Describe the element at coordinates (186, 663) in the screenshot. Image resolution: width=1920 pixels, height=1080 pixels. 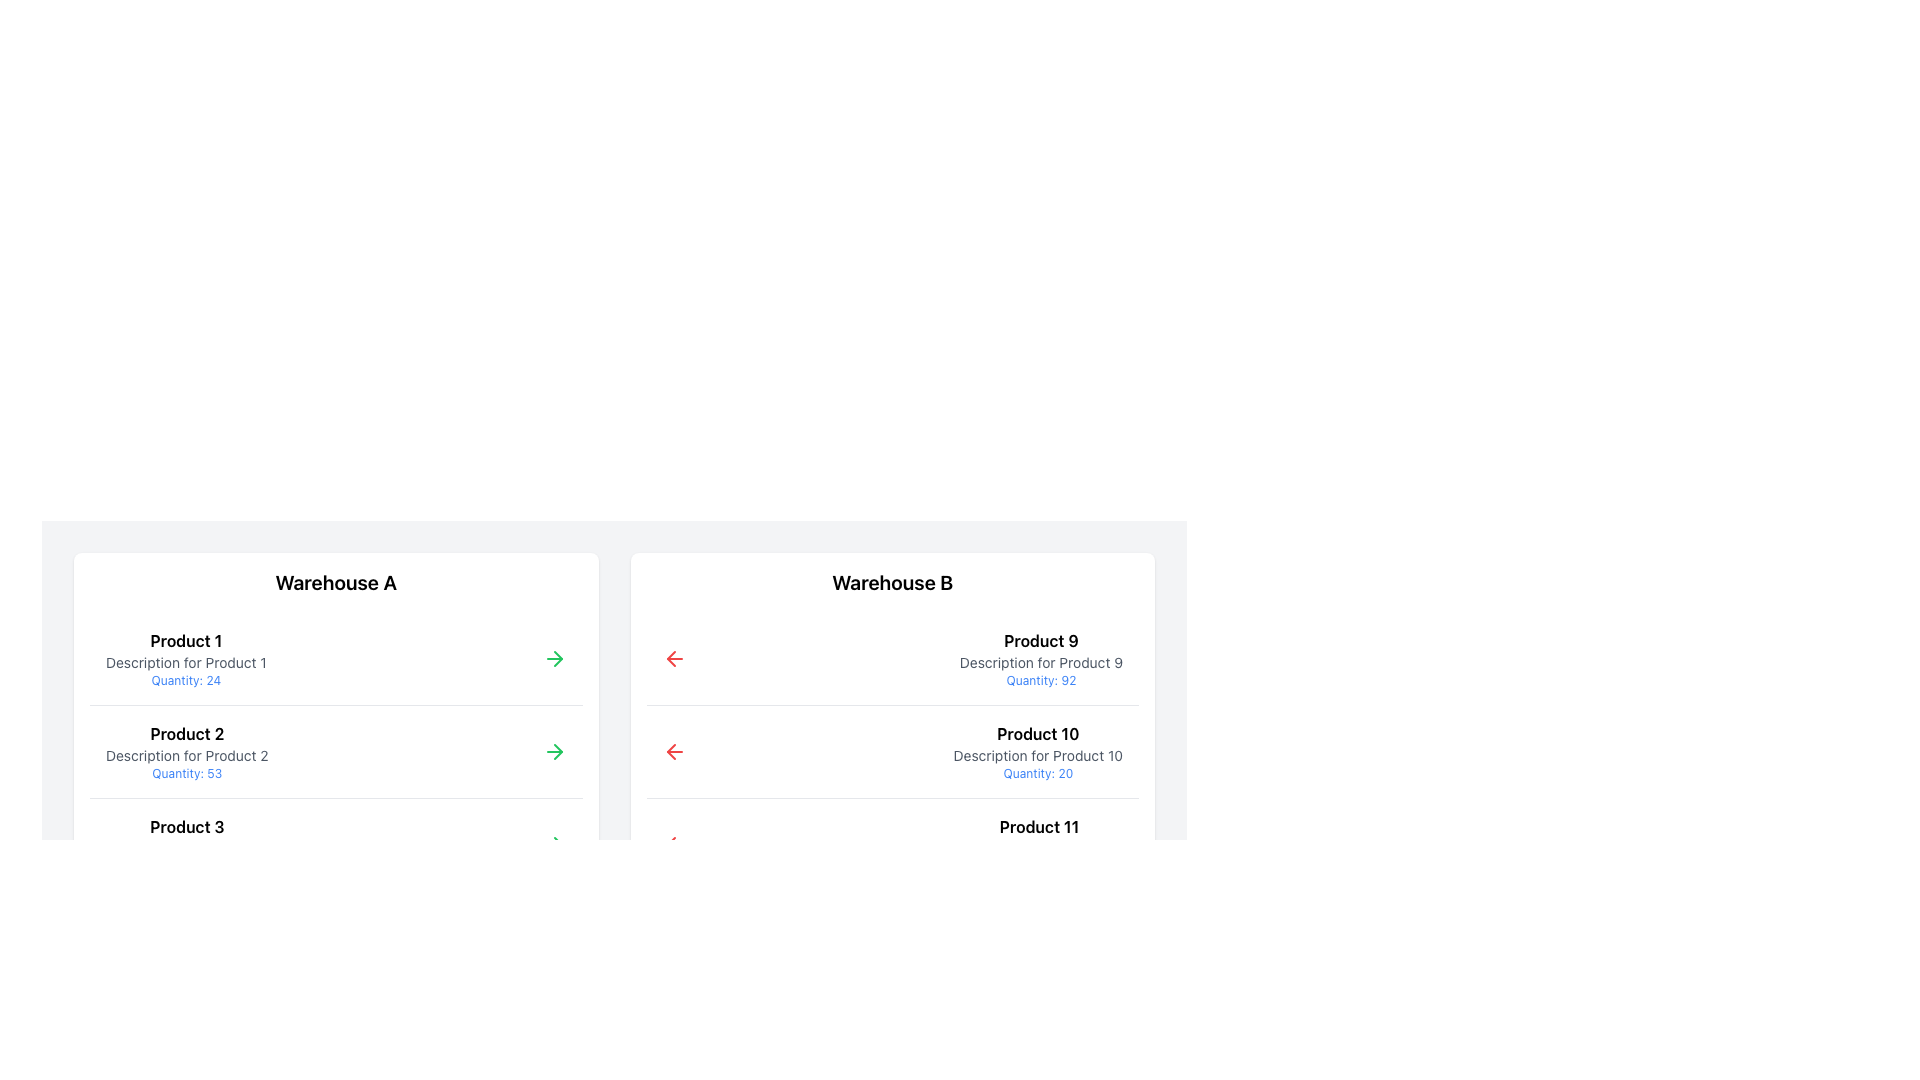
I see `the non-interactive Text Label providing descriptive information about 'Product 1', located below the 'Product 1' title and above the 'Quantity: 24' text in the 'Warehouse A' section` at that location.